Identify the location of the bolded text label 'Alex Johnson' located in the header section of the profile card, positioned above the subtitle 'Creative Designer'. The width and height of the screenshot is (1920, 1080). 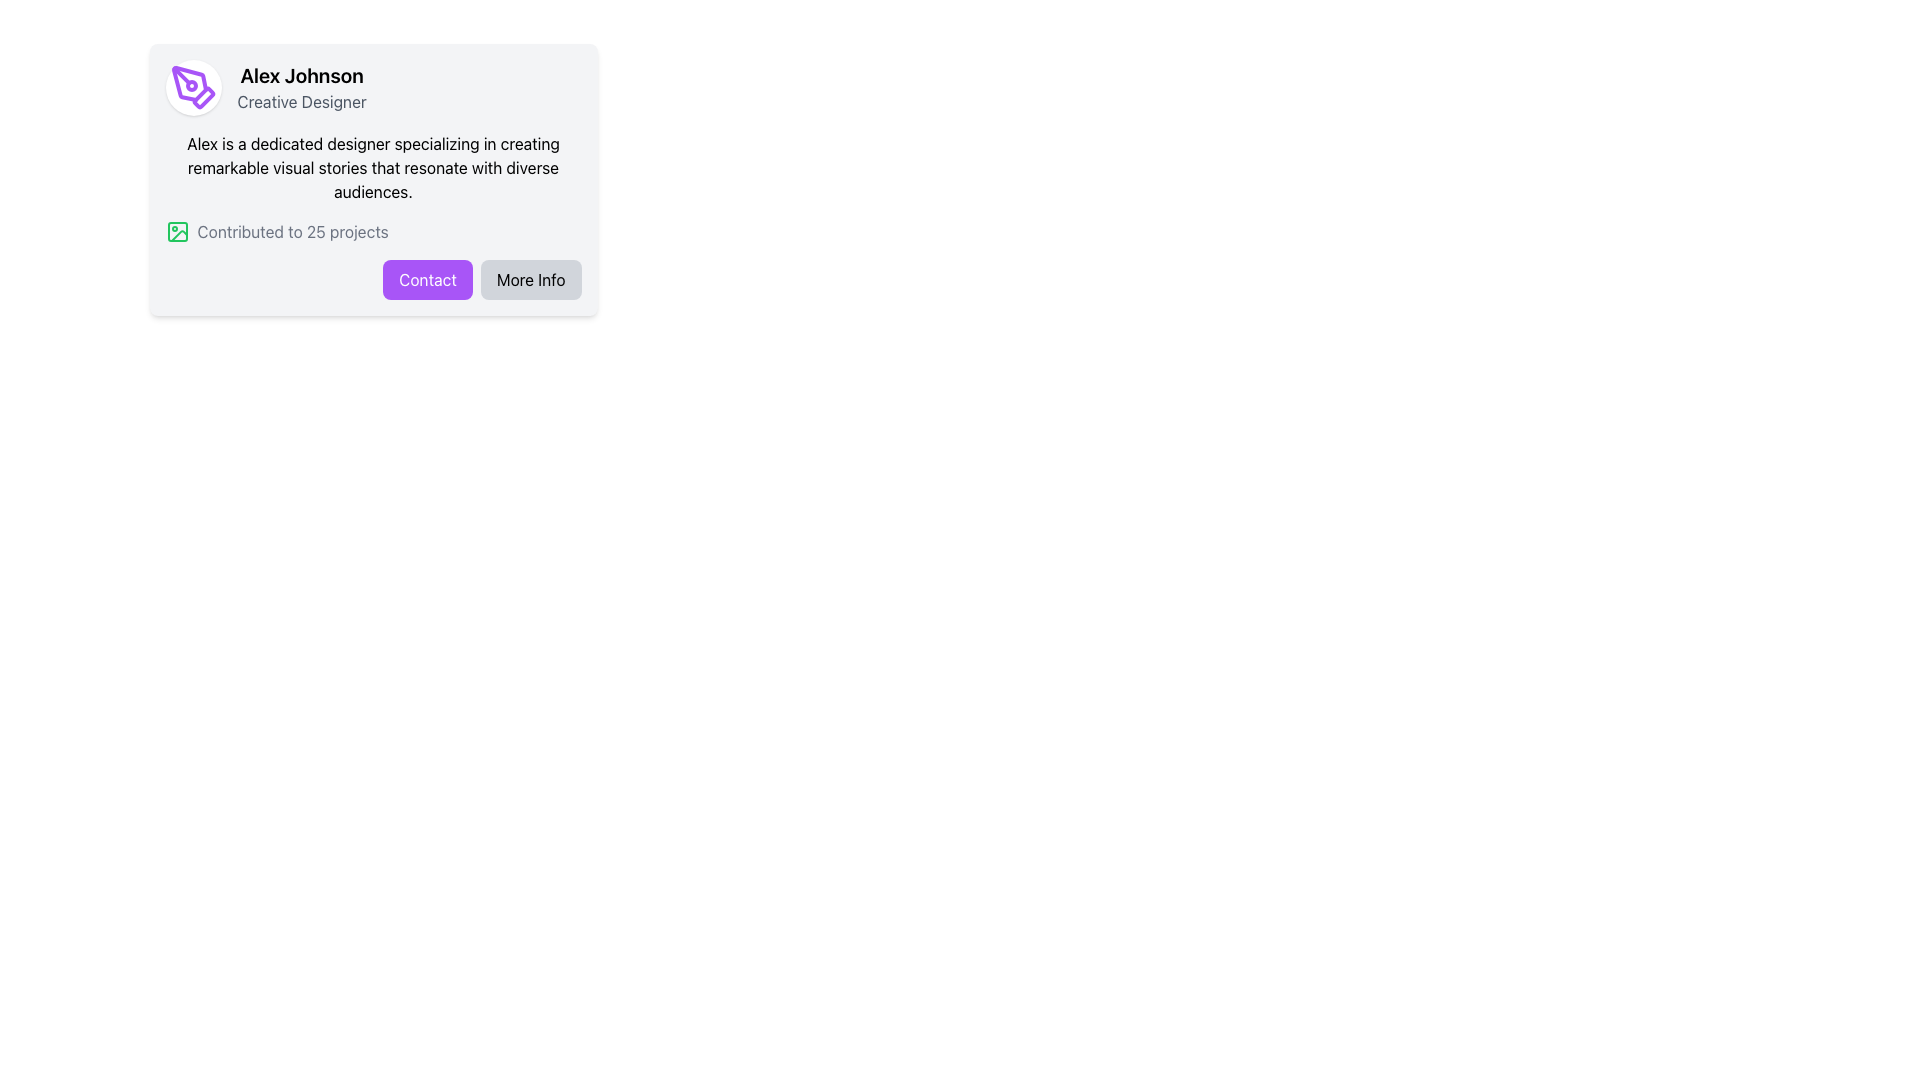
(301, 75).